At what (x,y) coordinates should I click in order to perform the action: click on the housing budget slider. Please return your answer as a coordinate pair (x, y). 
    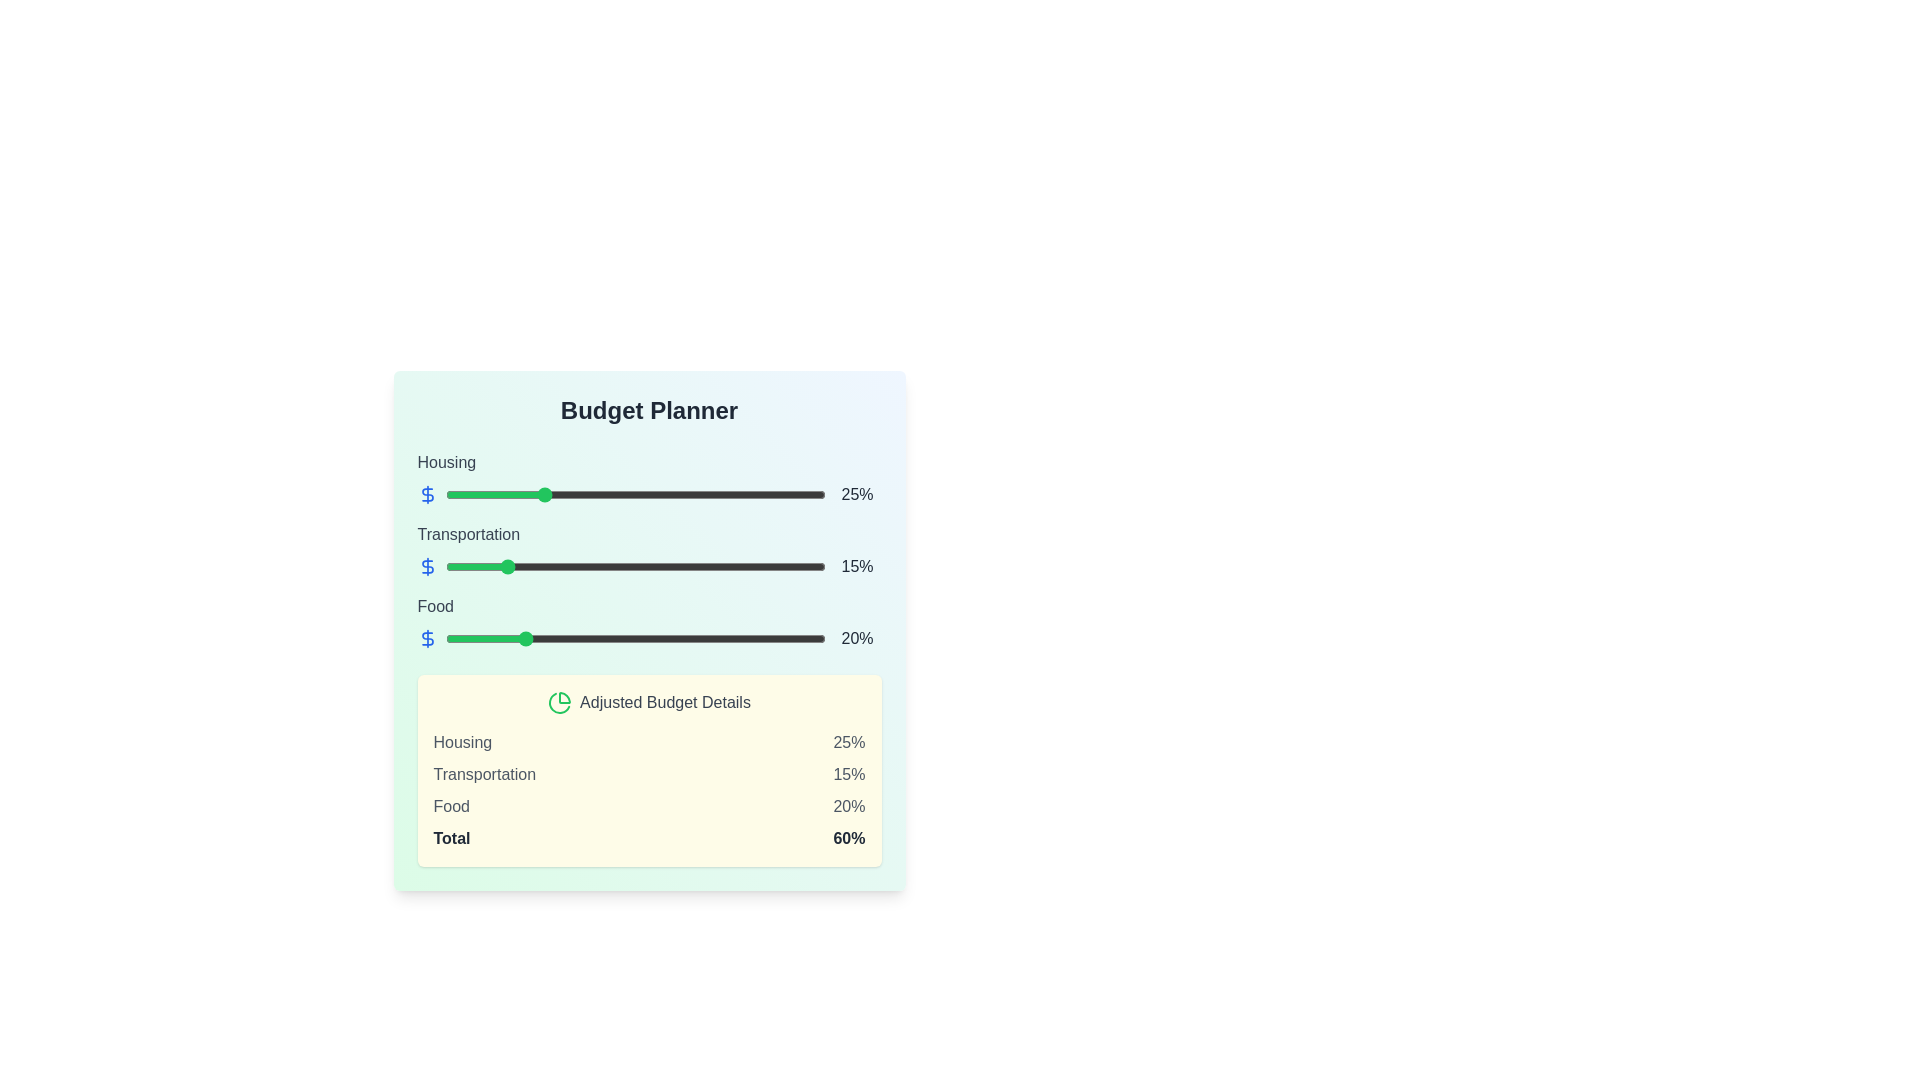
    Looking at the image, I should click on (592, 494).